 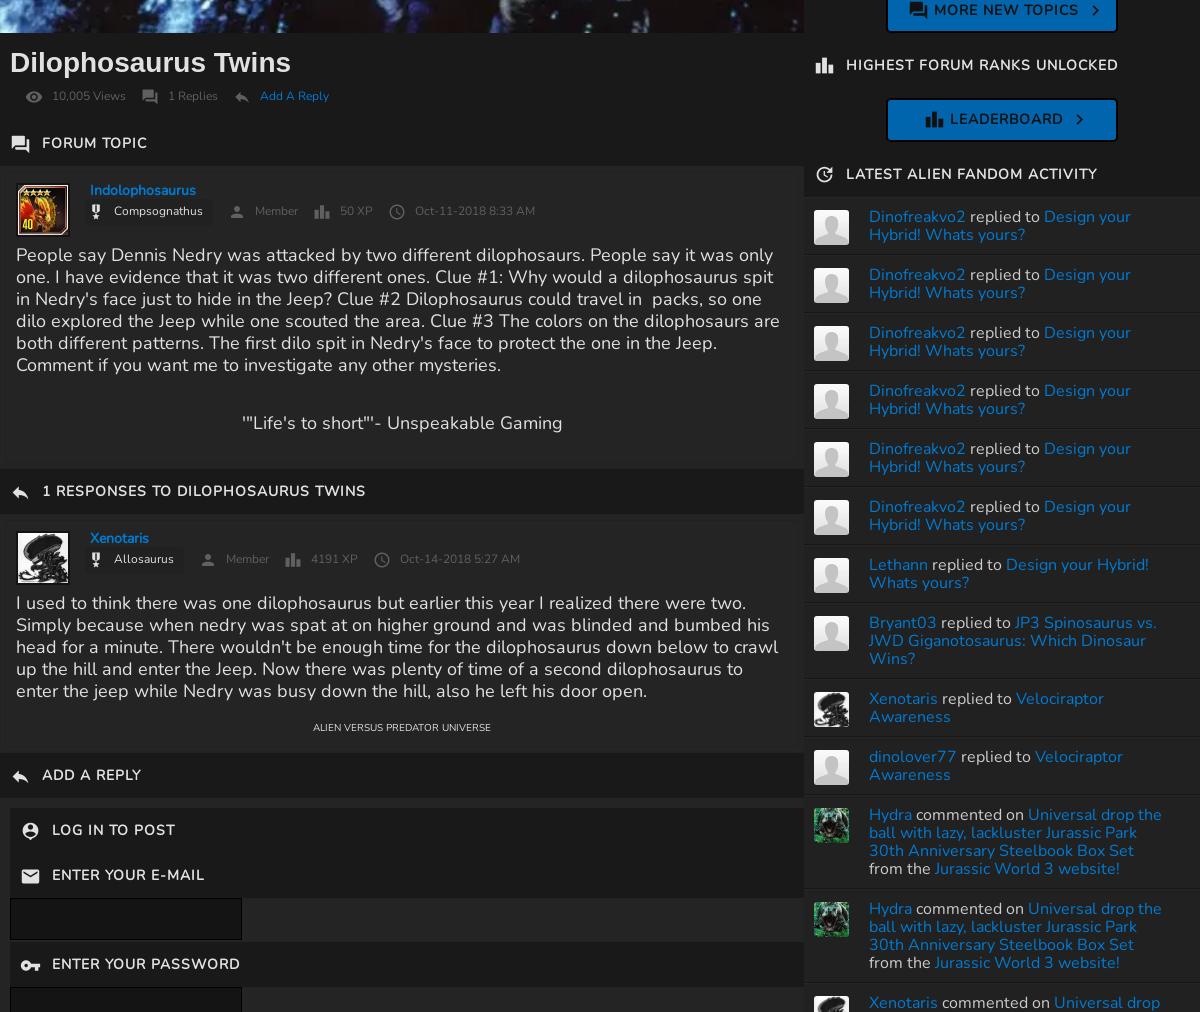 I want to click on 'Enter Your E-Mail', so click(x=127, y=873).